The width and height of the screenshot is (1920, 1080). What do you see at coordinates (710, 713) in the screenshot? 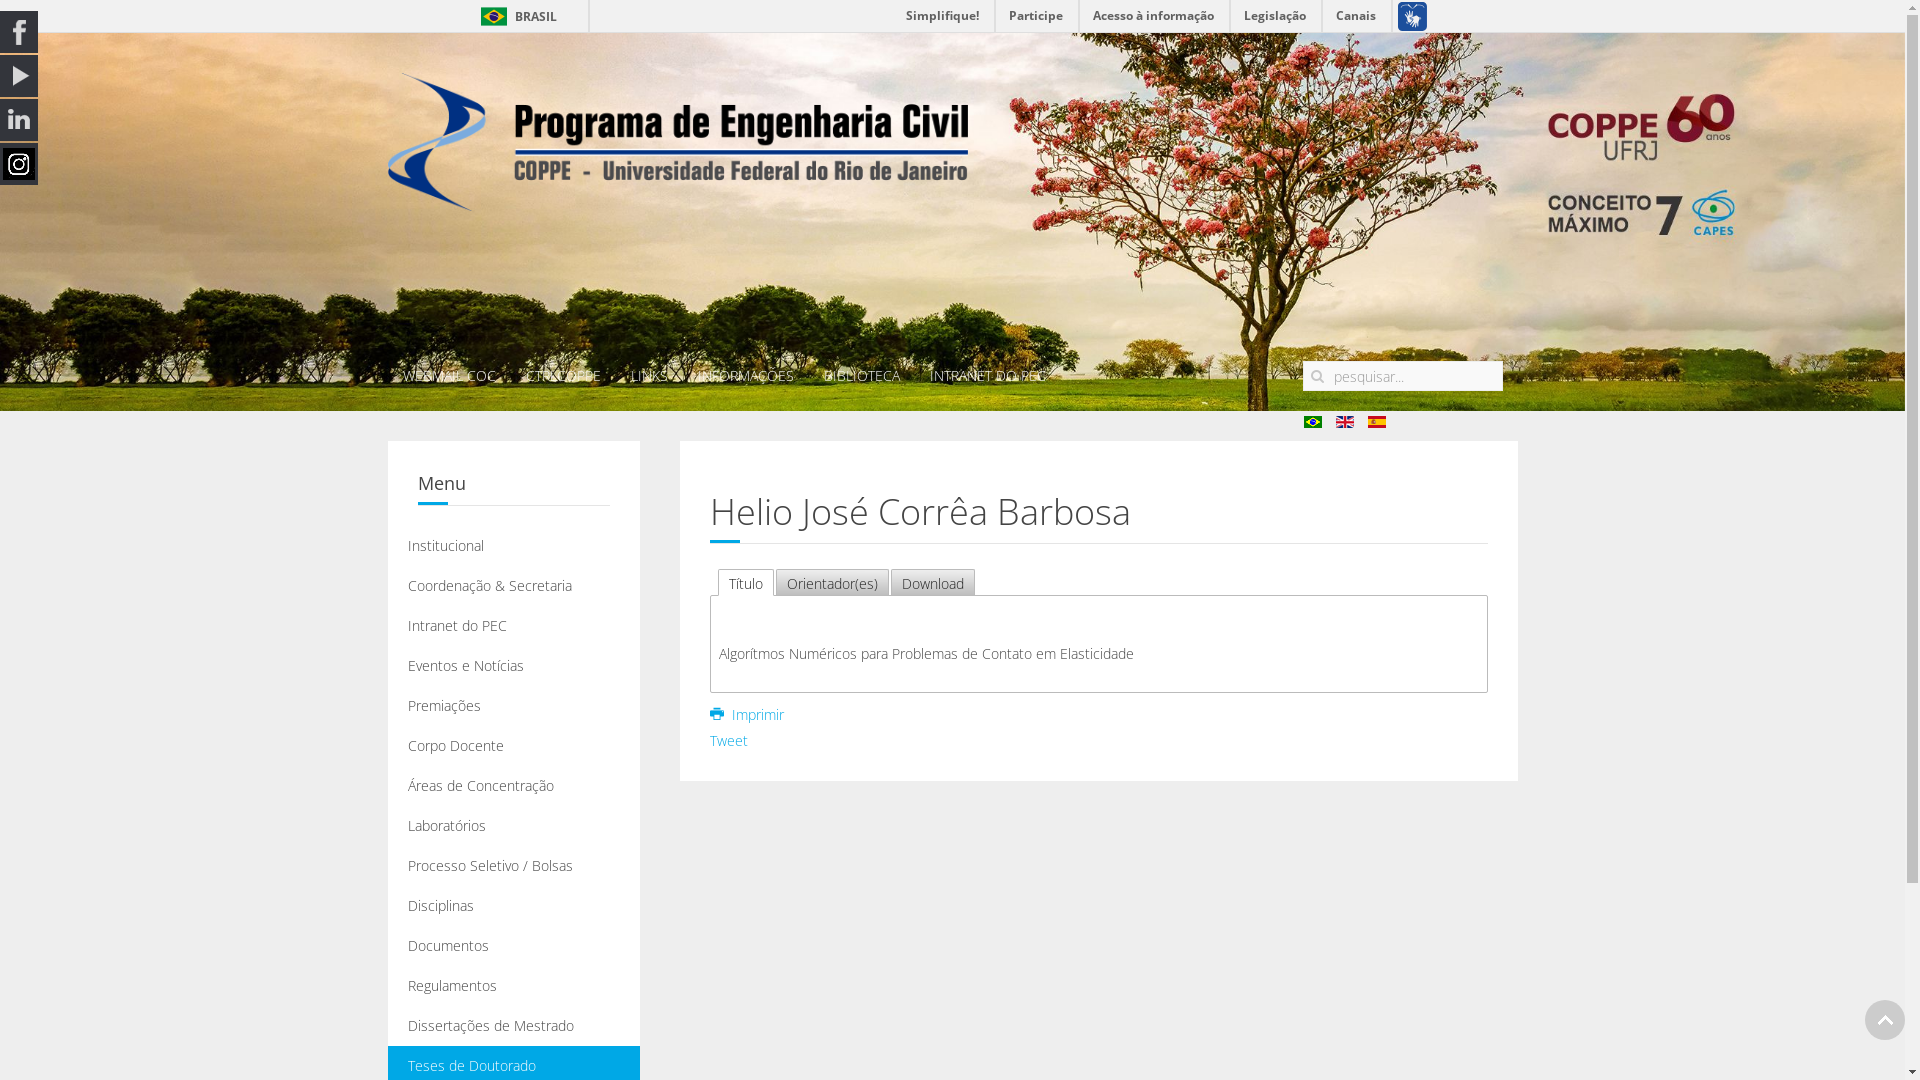
I see `'Imprimir'` at bounding box center [710, 713].